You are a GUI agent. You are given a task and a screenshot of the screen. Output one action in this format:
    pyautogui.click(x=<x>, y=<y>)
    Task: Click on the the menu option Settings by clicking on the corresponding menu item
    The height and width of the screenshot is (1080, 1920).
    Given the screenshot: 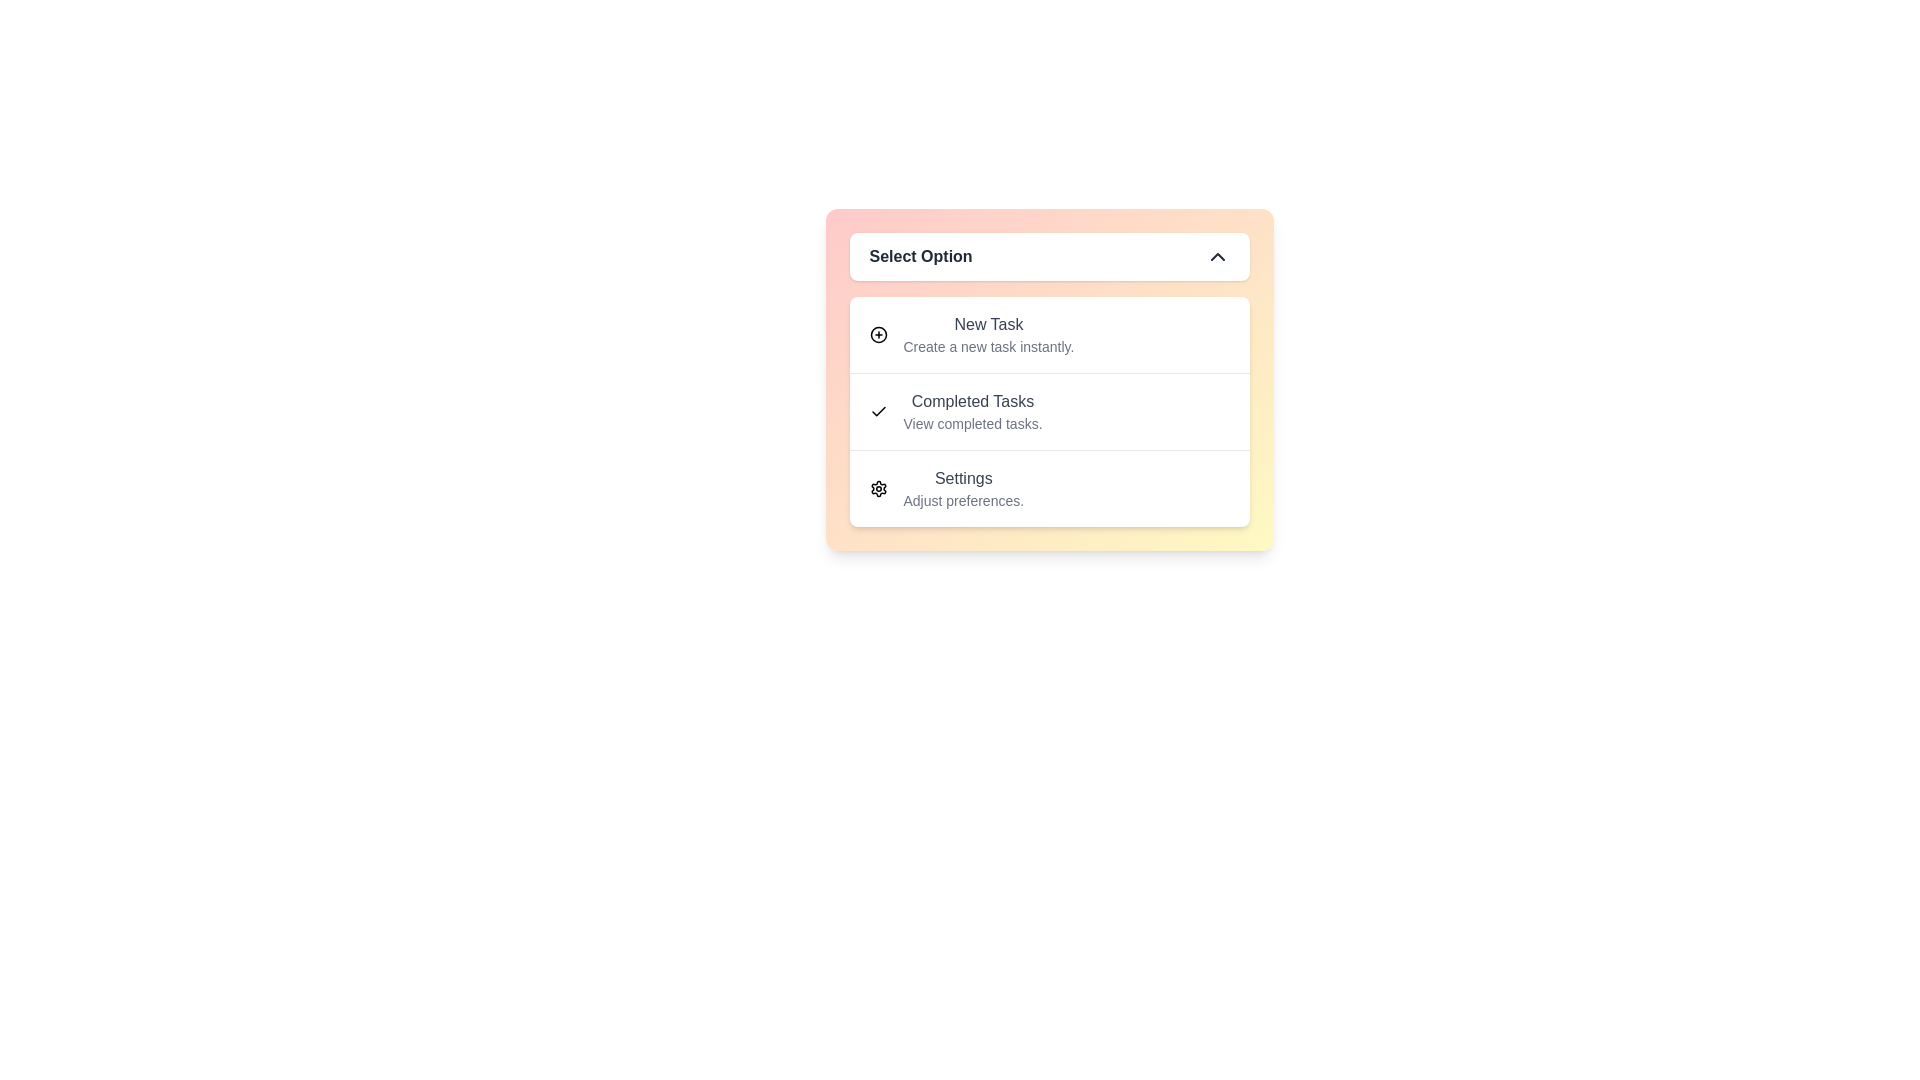 What is the action you would take?
    pyautogui.click(x=1048, y=488)
    